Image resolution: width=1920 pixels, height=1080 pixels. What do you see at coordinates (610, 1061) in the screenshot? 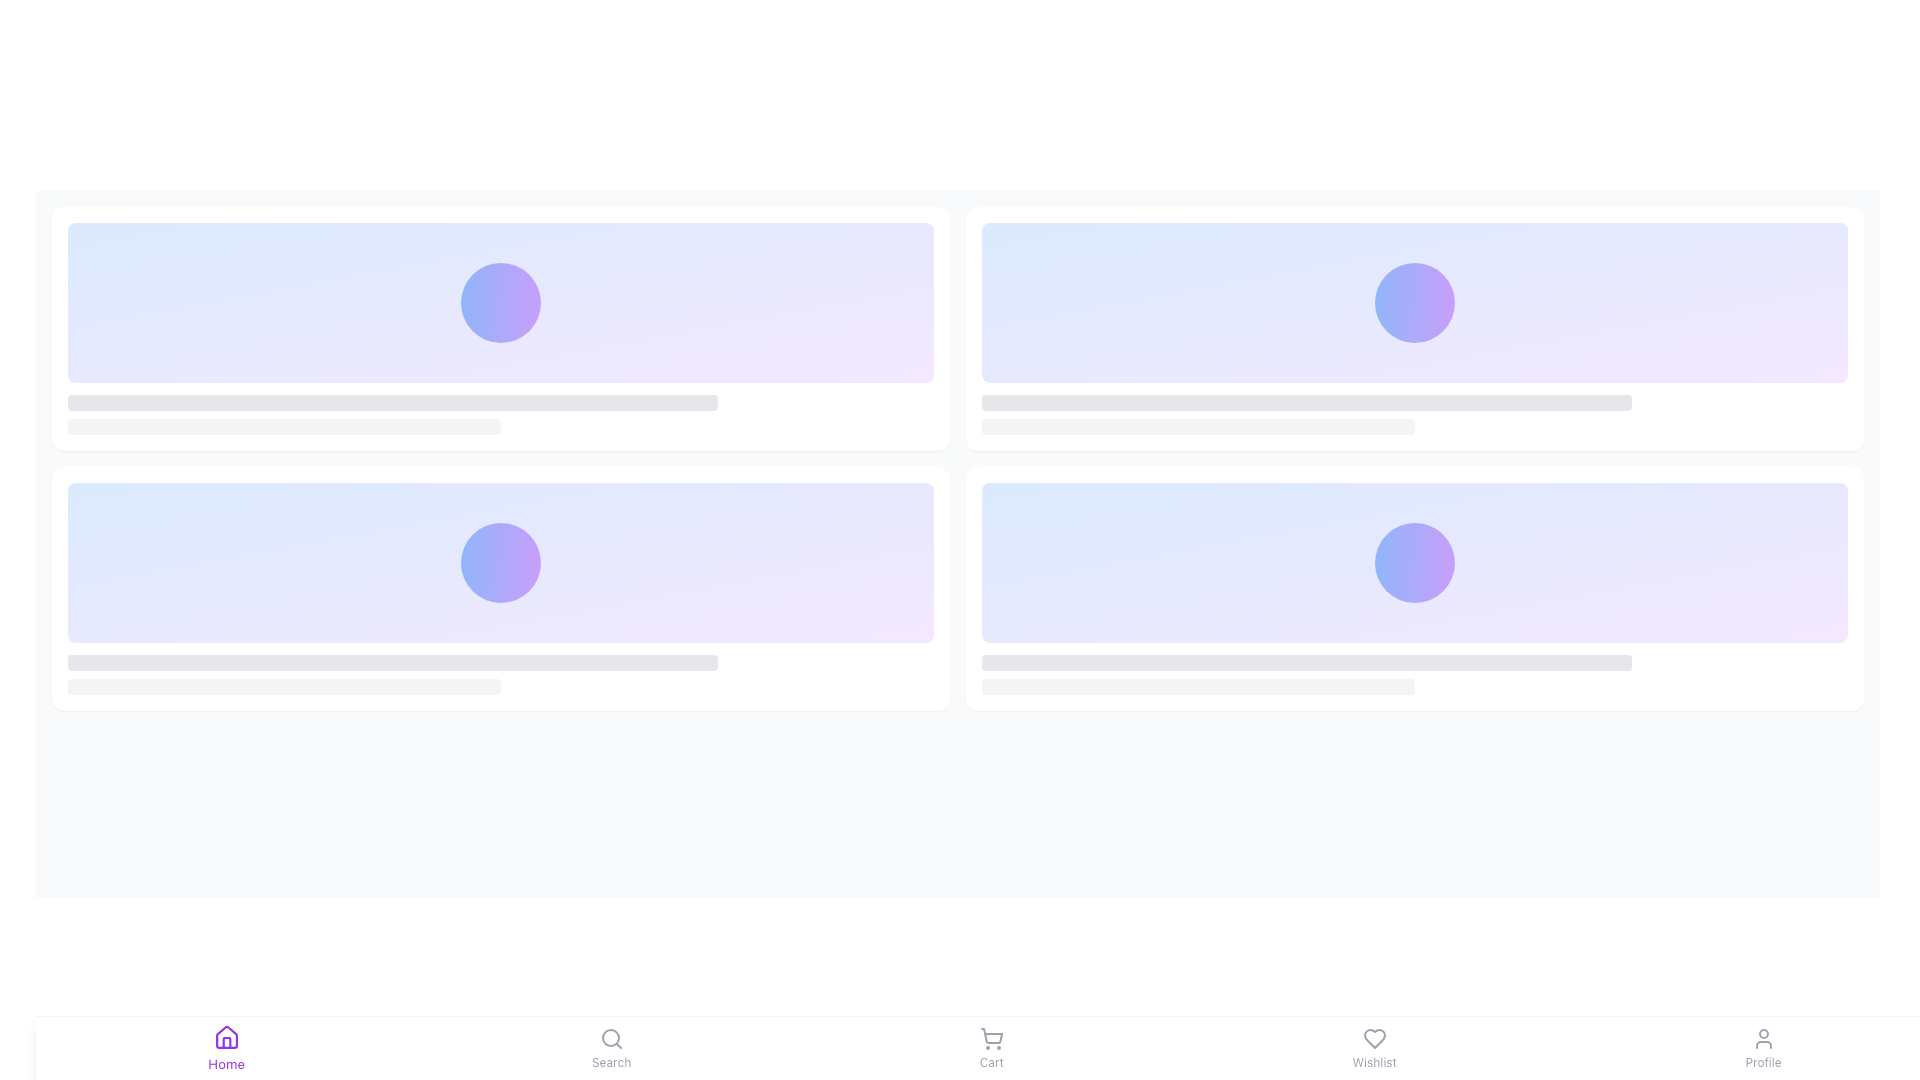
I see `the 'Search' label in light gray text located beneath the search icon in the bottom navigation bar` at bounding box center [610, 1061].